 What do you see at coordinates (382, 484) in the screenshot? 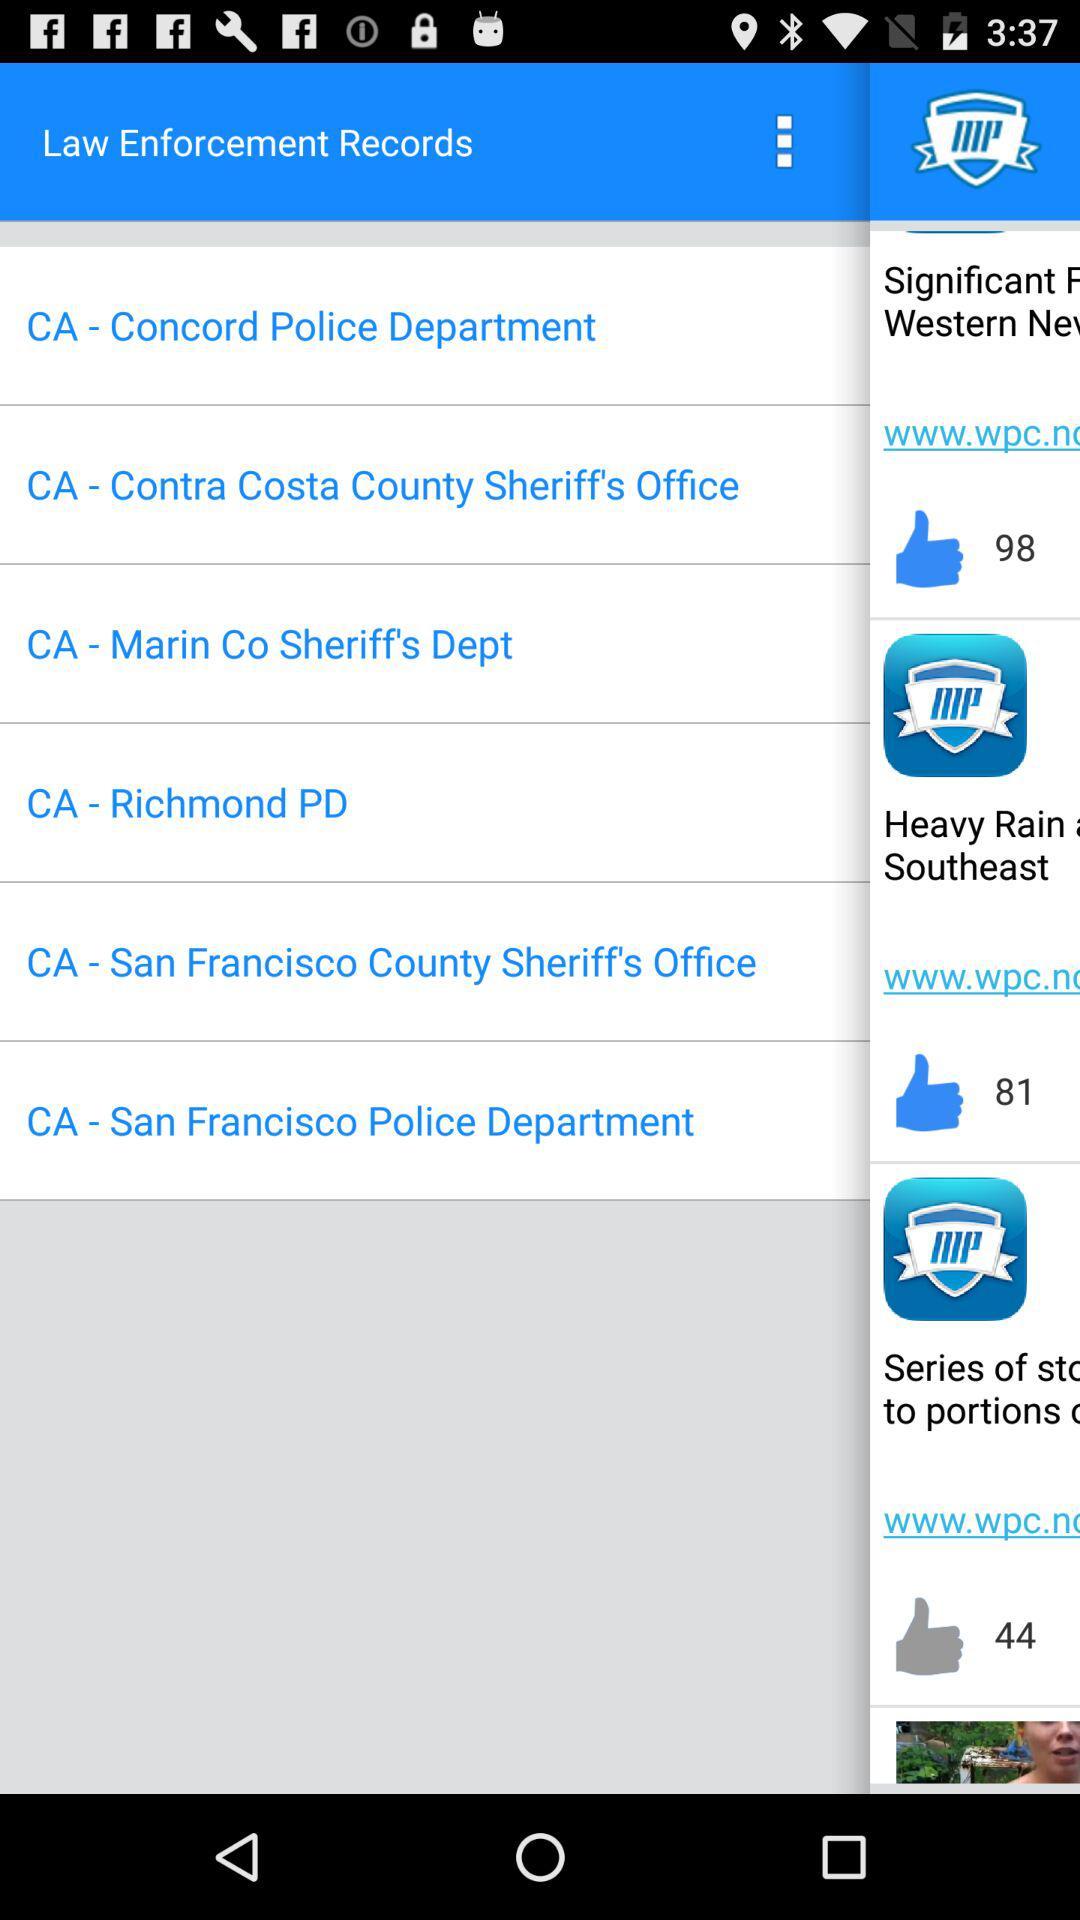
I see `the app above the ca marin co item` at bounding box center [382, 484].